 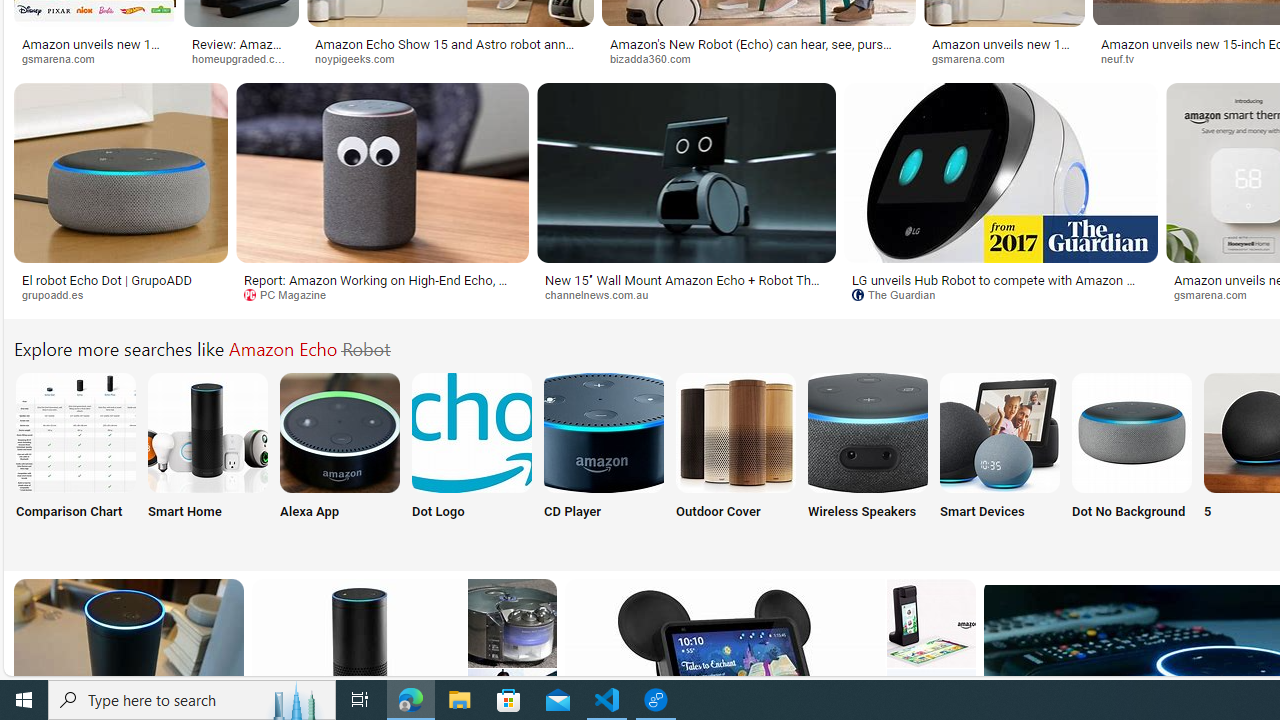 I want to click on 'Alexa App. Amazon Echo', so click(x=339, y=431).